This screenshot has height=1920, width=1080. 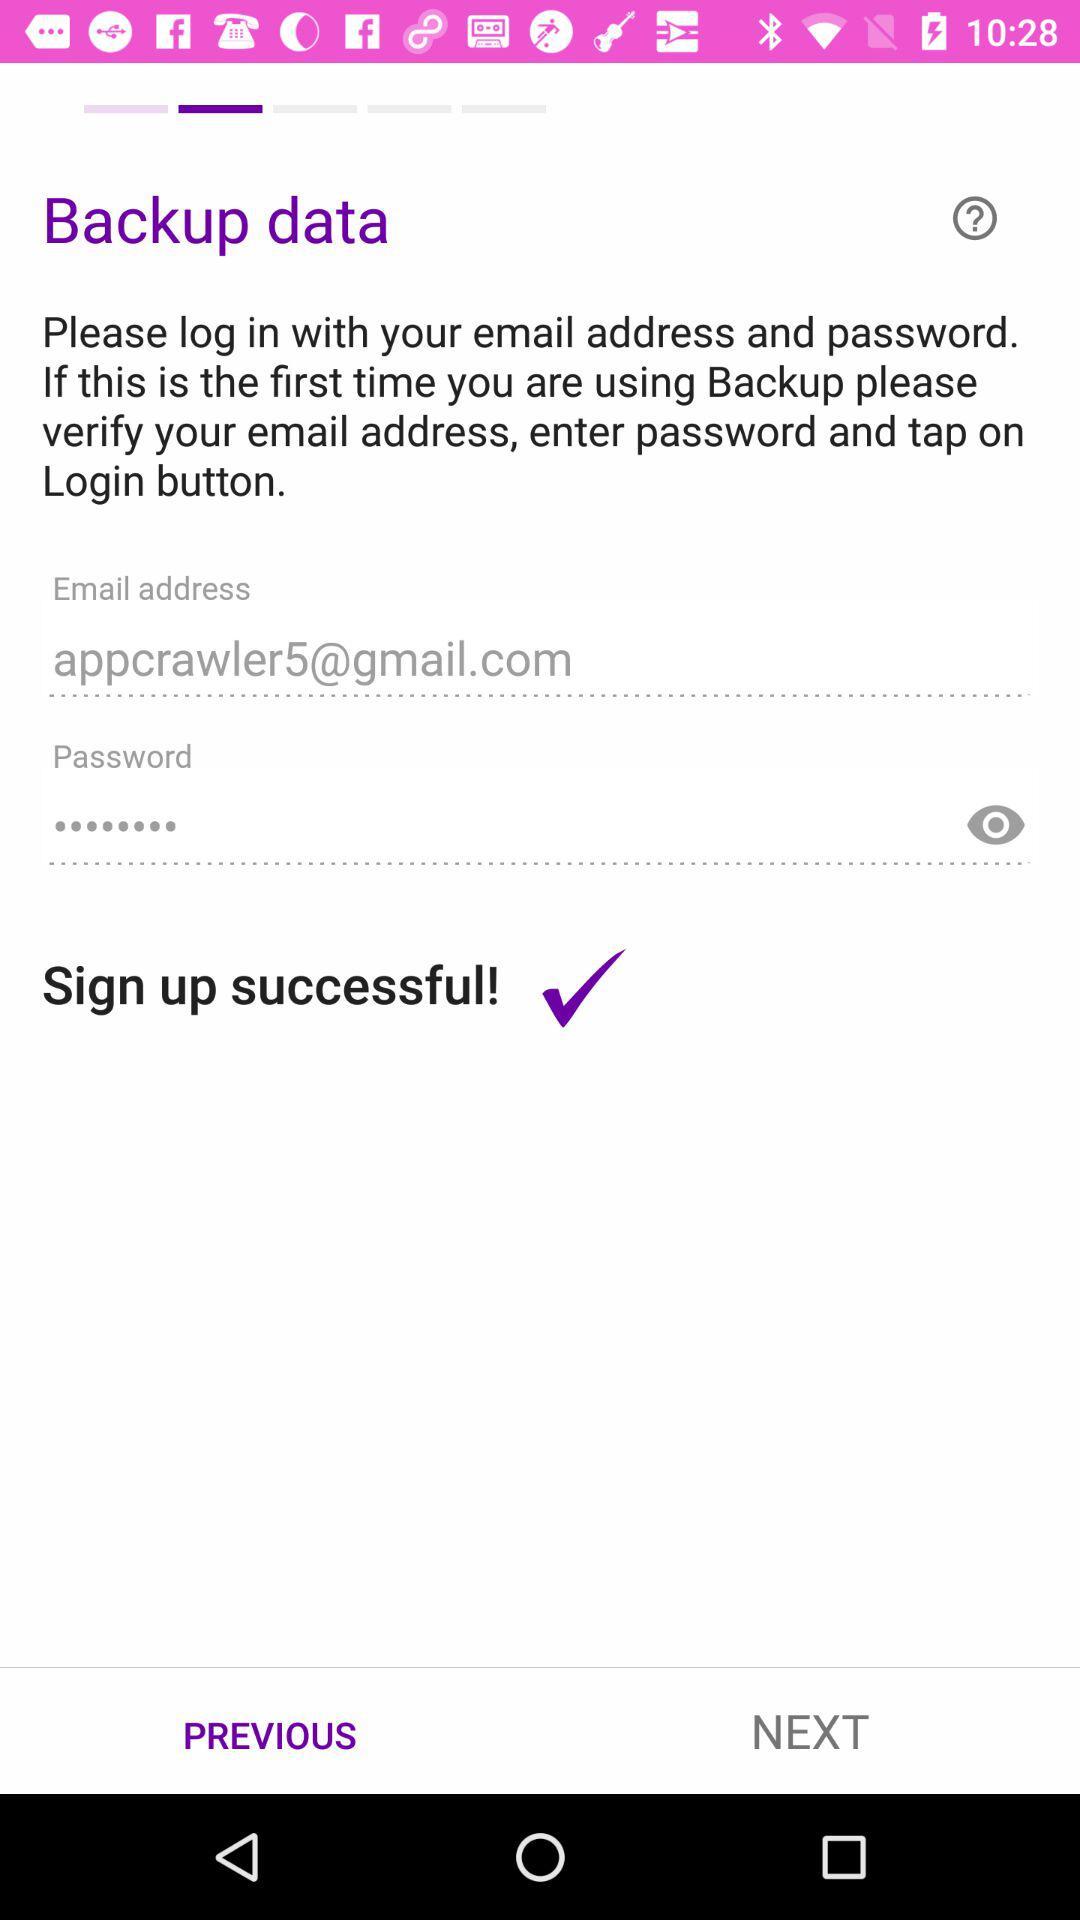 I want to click on the icon at the bottom right corner, so click(x=810, y=1730).